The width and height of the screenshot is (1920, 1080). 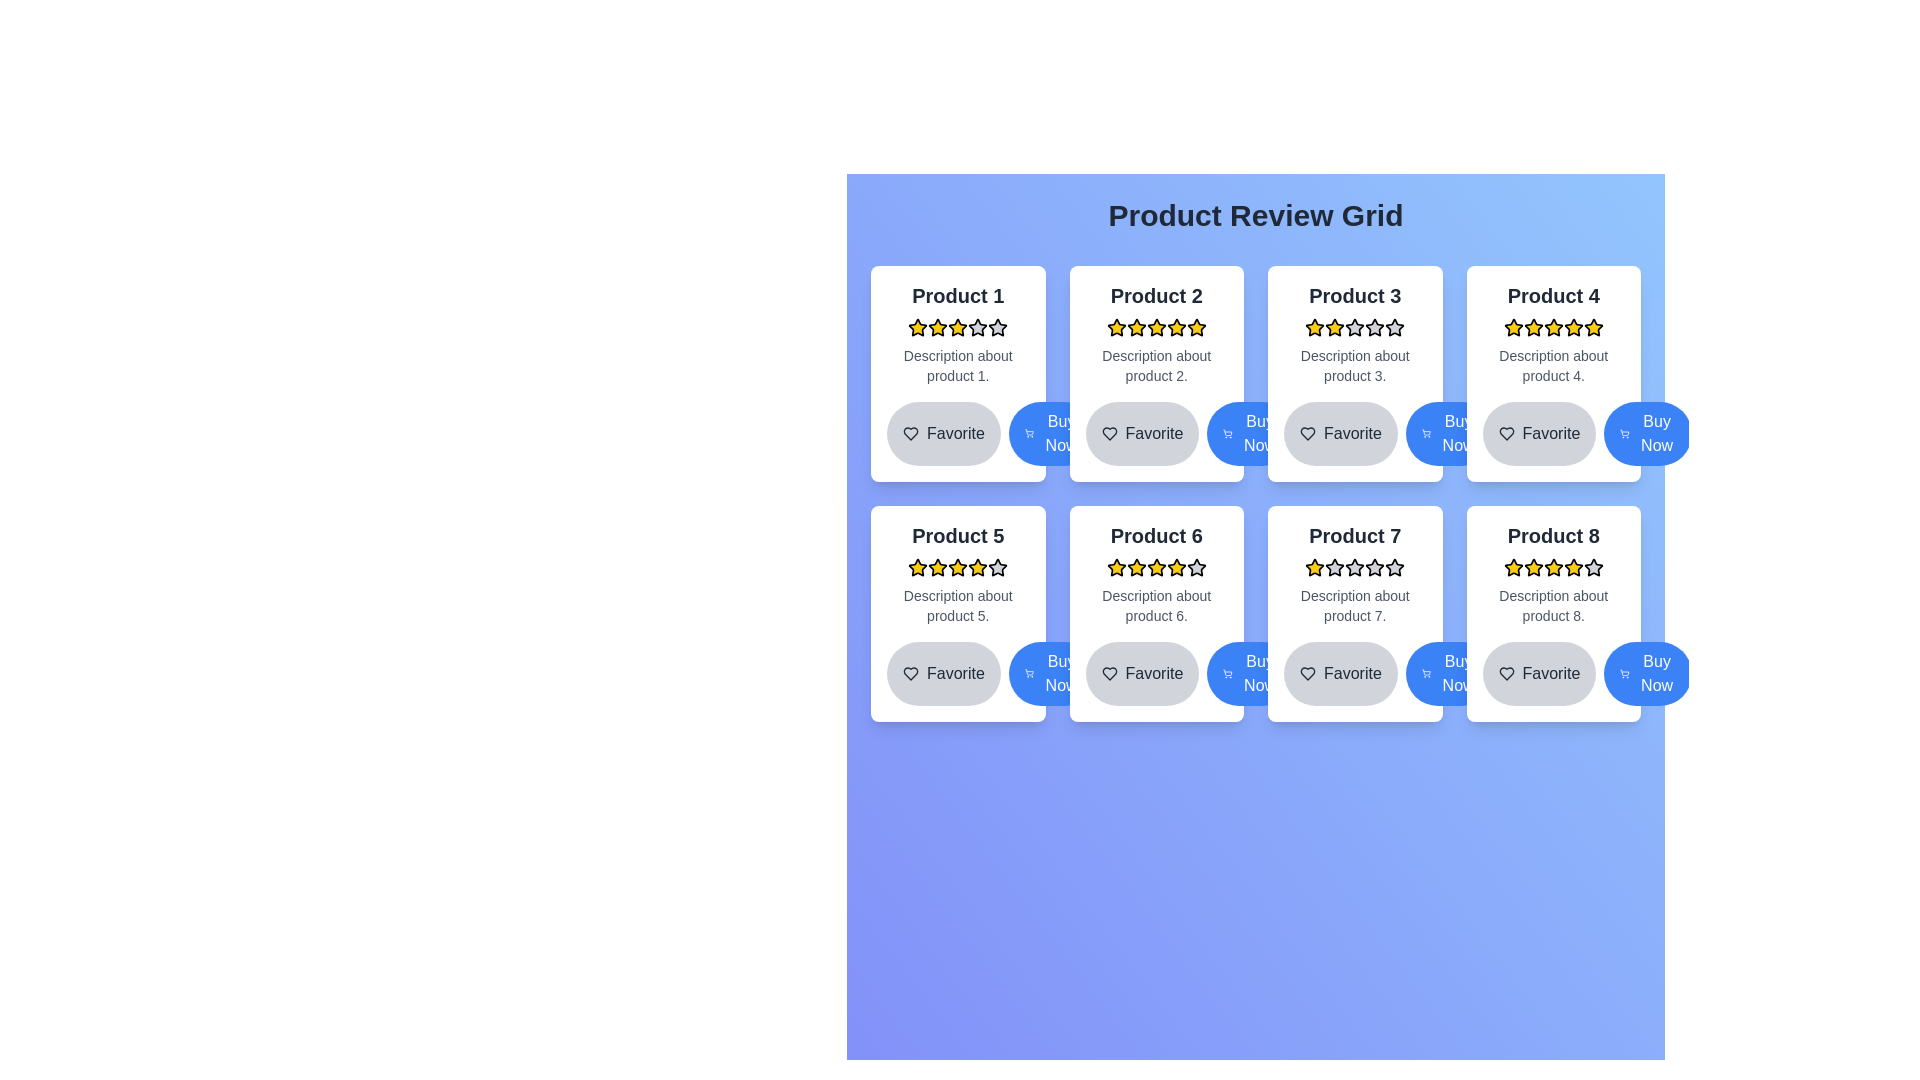 What do you see at coordinates (1552, 326) in the screenshot?
I see `the fourth star in the 5-star rating system for 'Product 4'` at bounding box center [1552, 326].